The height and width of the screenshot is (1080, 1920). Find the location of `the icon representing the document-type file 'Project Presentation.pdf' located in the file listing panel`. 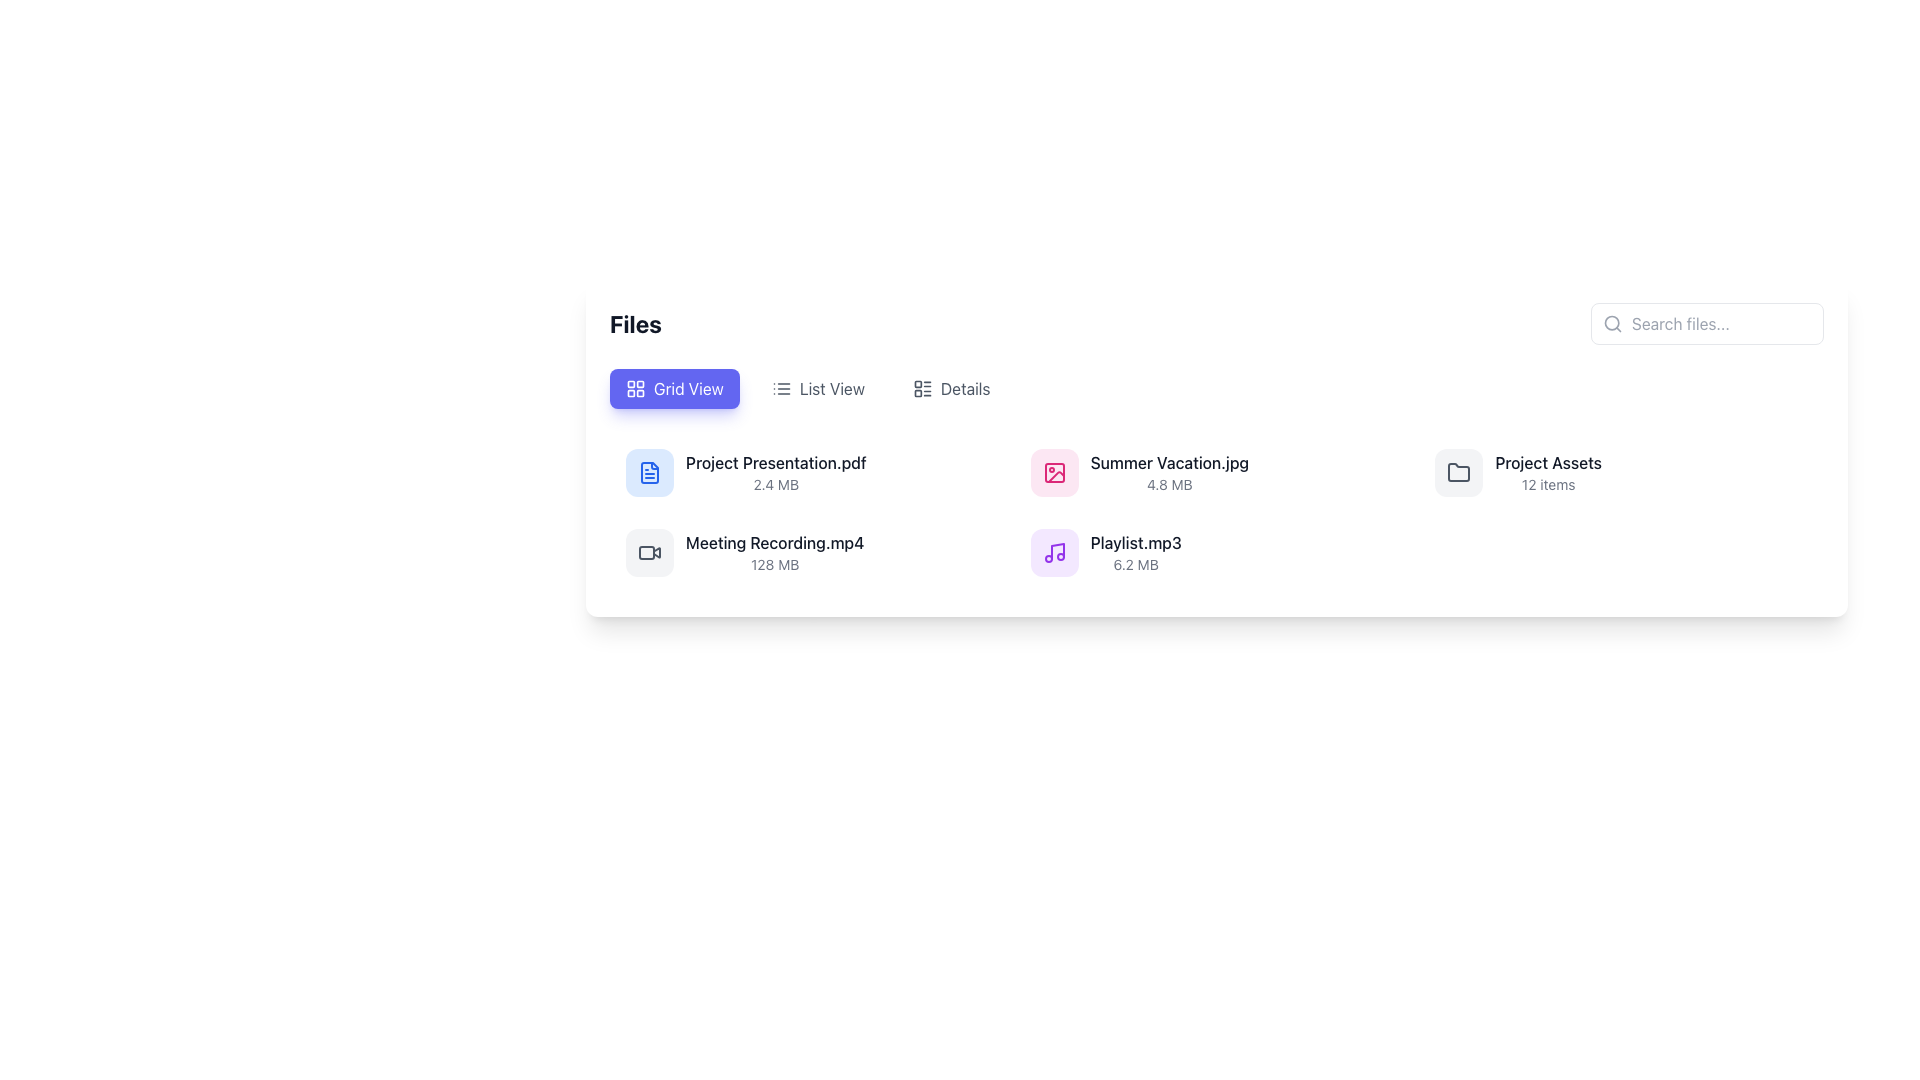

the icon representing the document-type file 'Project Presentation.pdf' located in the file listing panel is located at coordinates (649, 473).